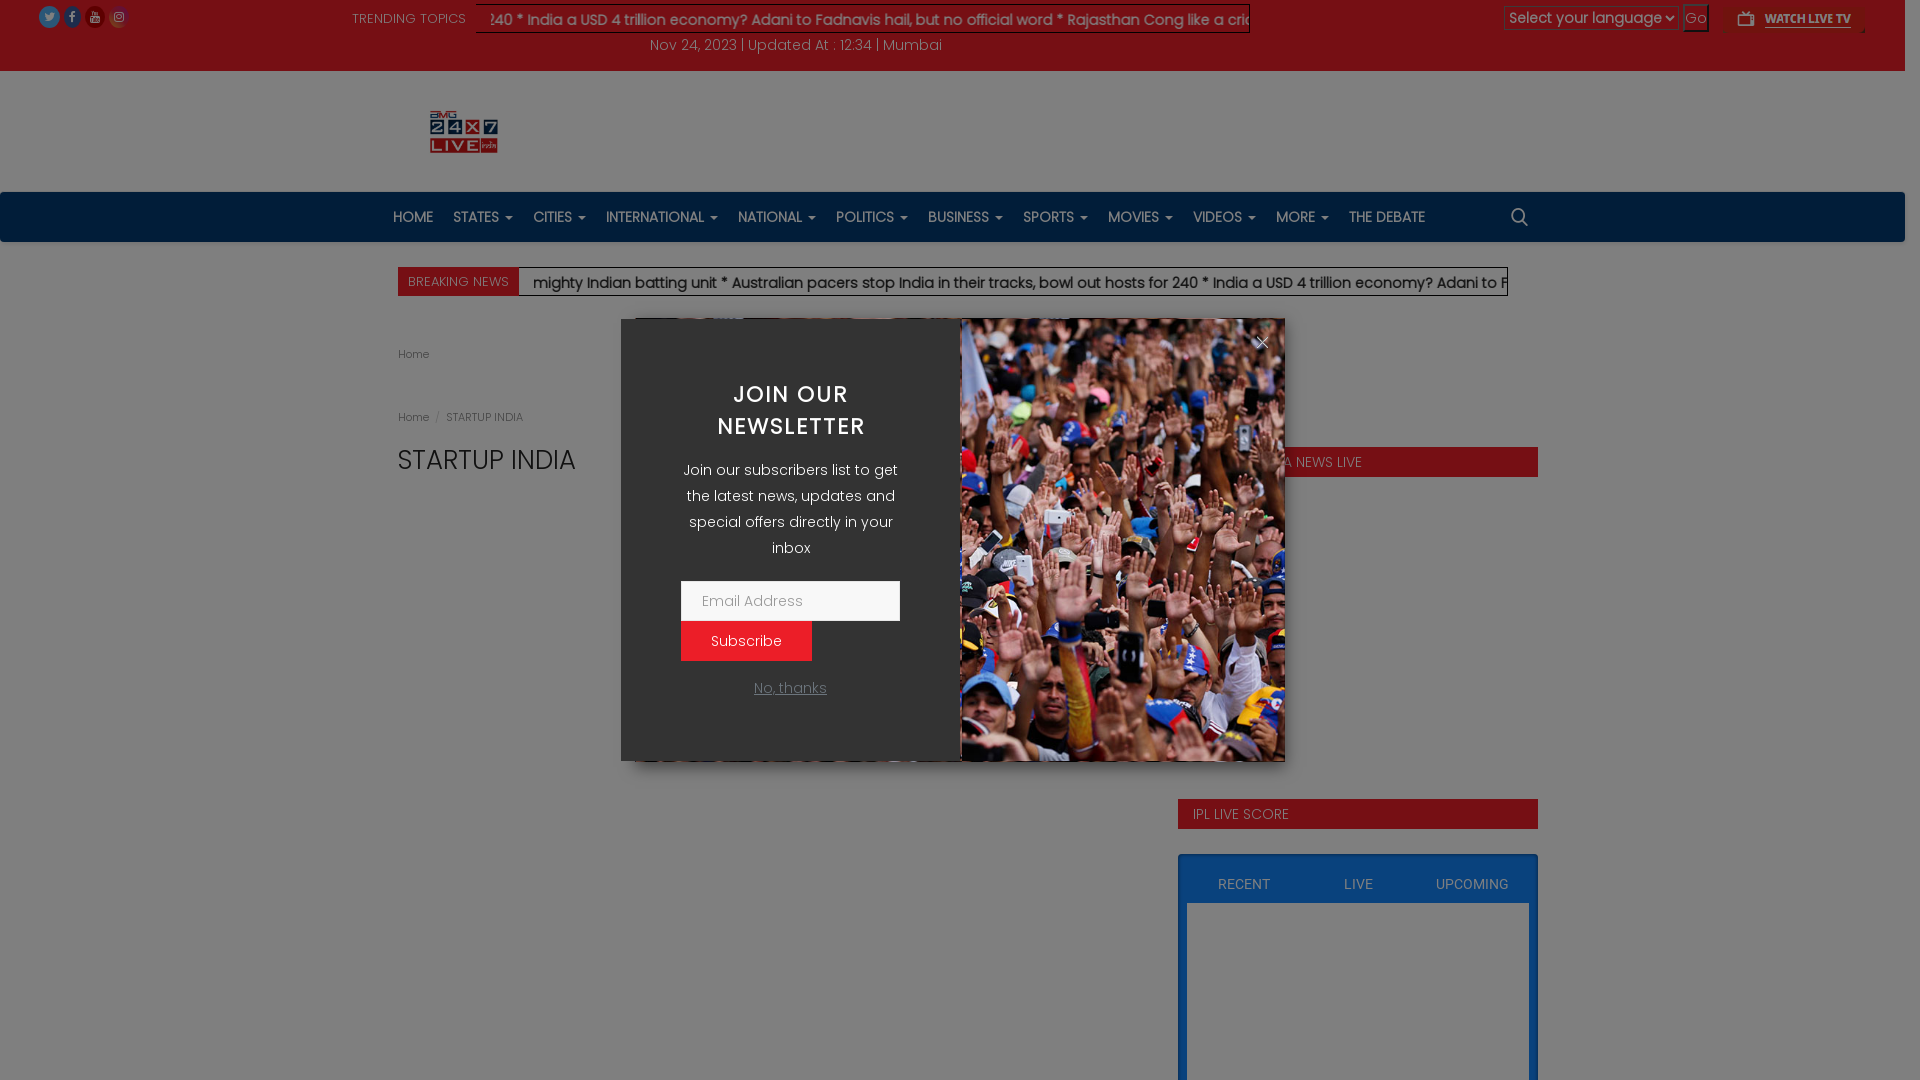  Describe the element at coordinates (1302, 216) in the screenshot. I see `'MORE'` at that location.